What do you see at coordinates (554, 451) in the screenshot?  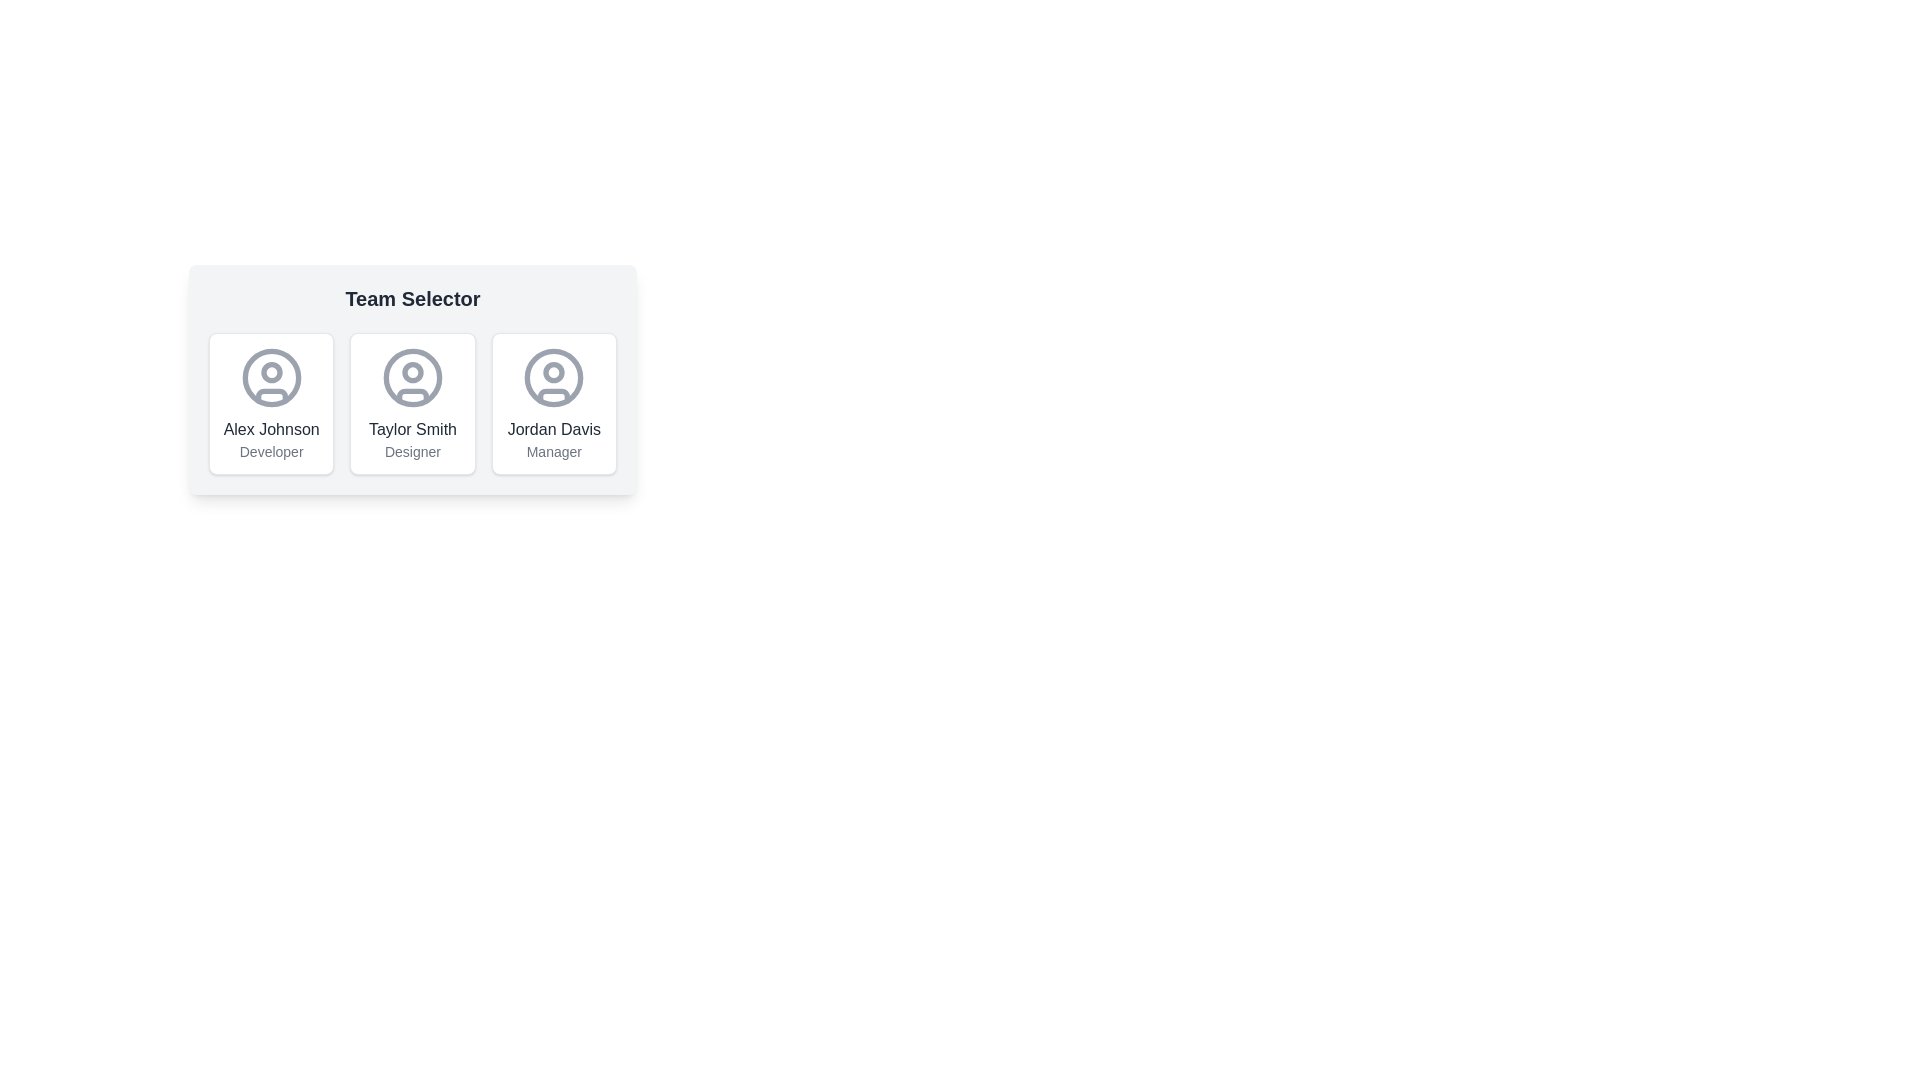 I see `the 'Manager' text label associated with 'Jordan Davis' located at the bottom of the card` at bounding box center [554, 451].